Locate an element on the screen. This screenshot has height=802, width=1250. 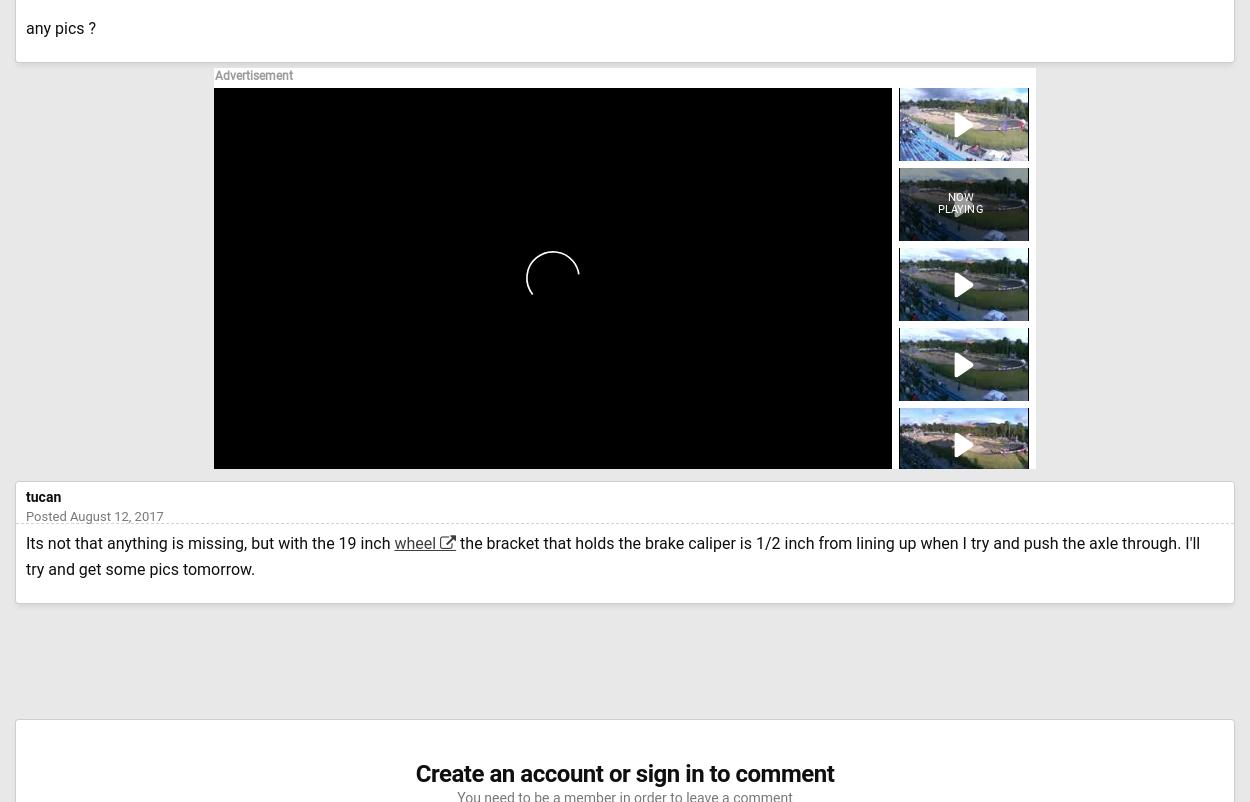
'tucan' is located at coordinates (43, 496).